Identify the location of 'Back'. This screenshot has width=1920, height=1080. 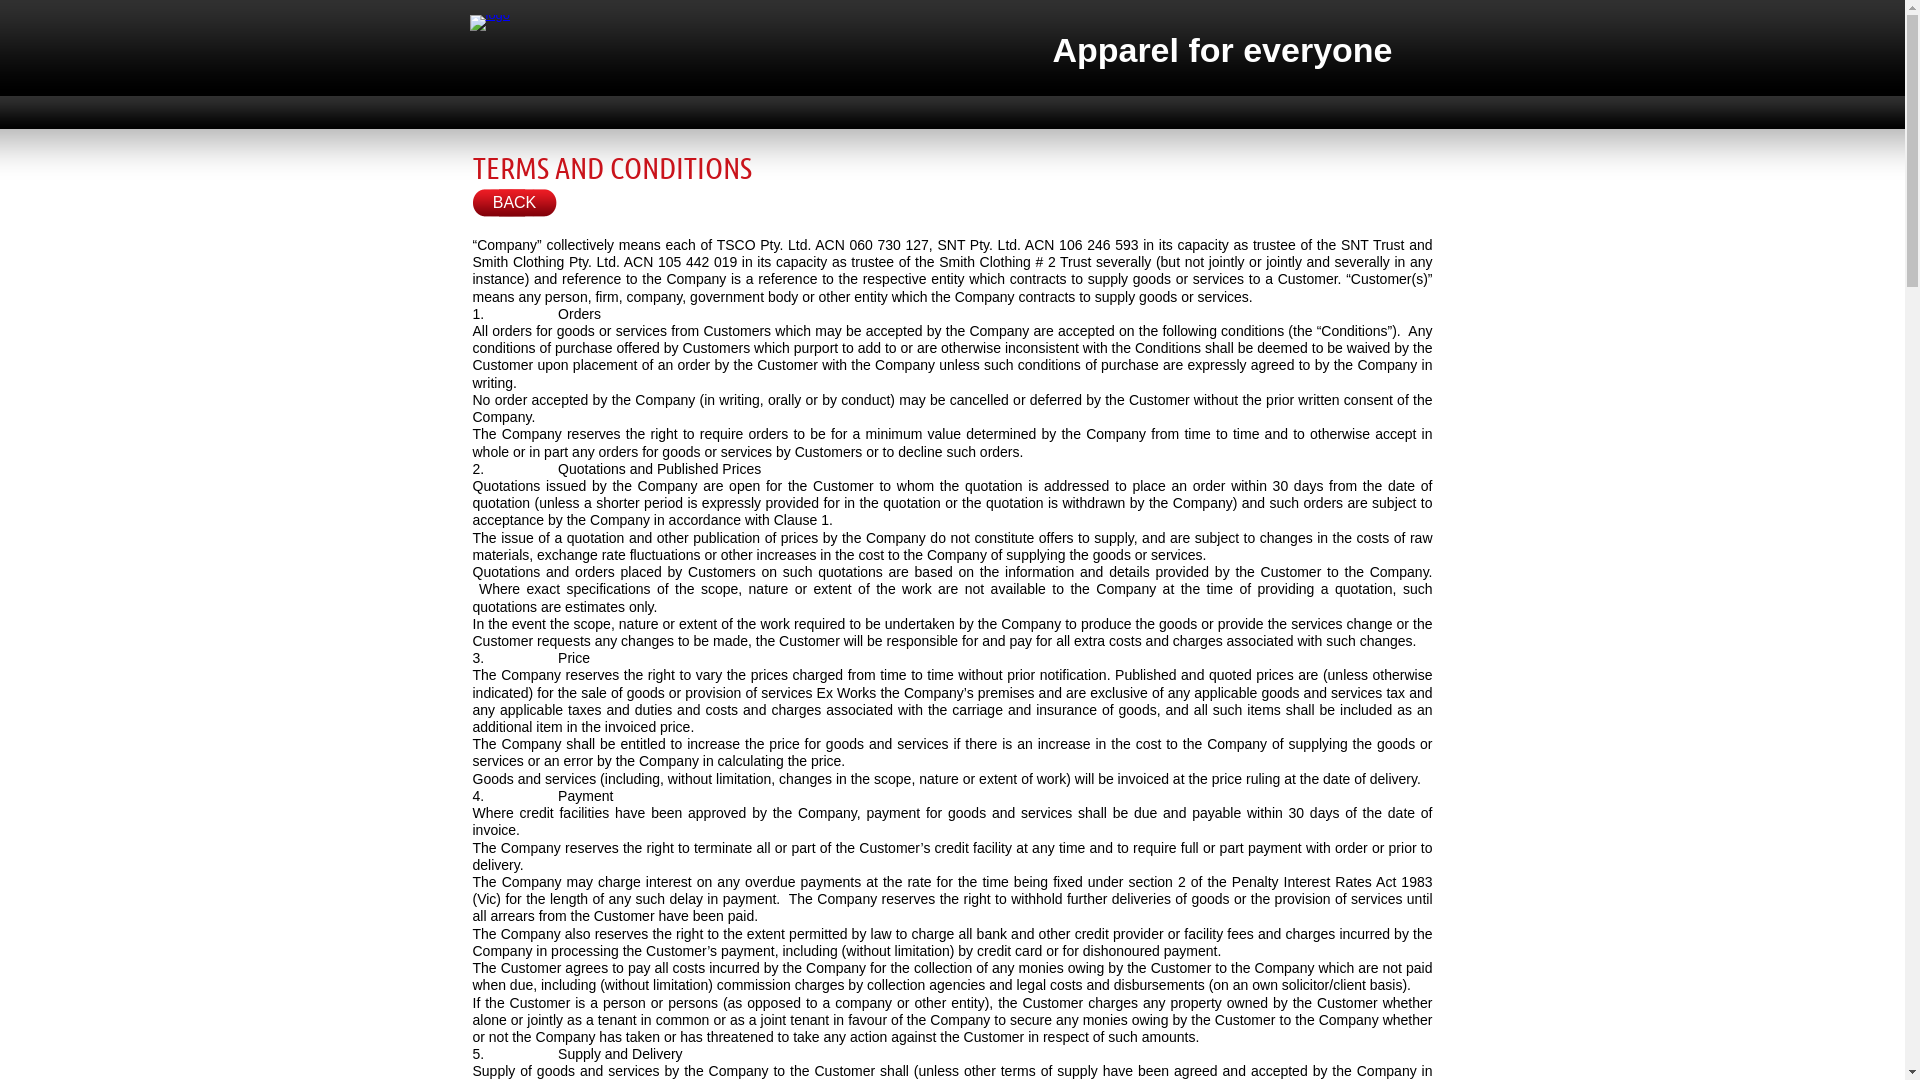
(513, 203).